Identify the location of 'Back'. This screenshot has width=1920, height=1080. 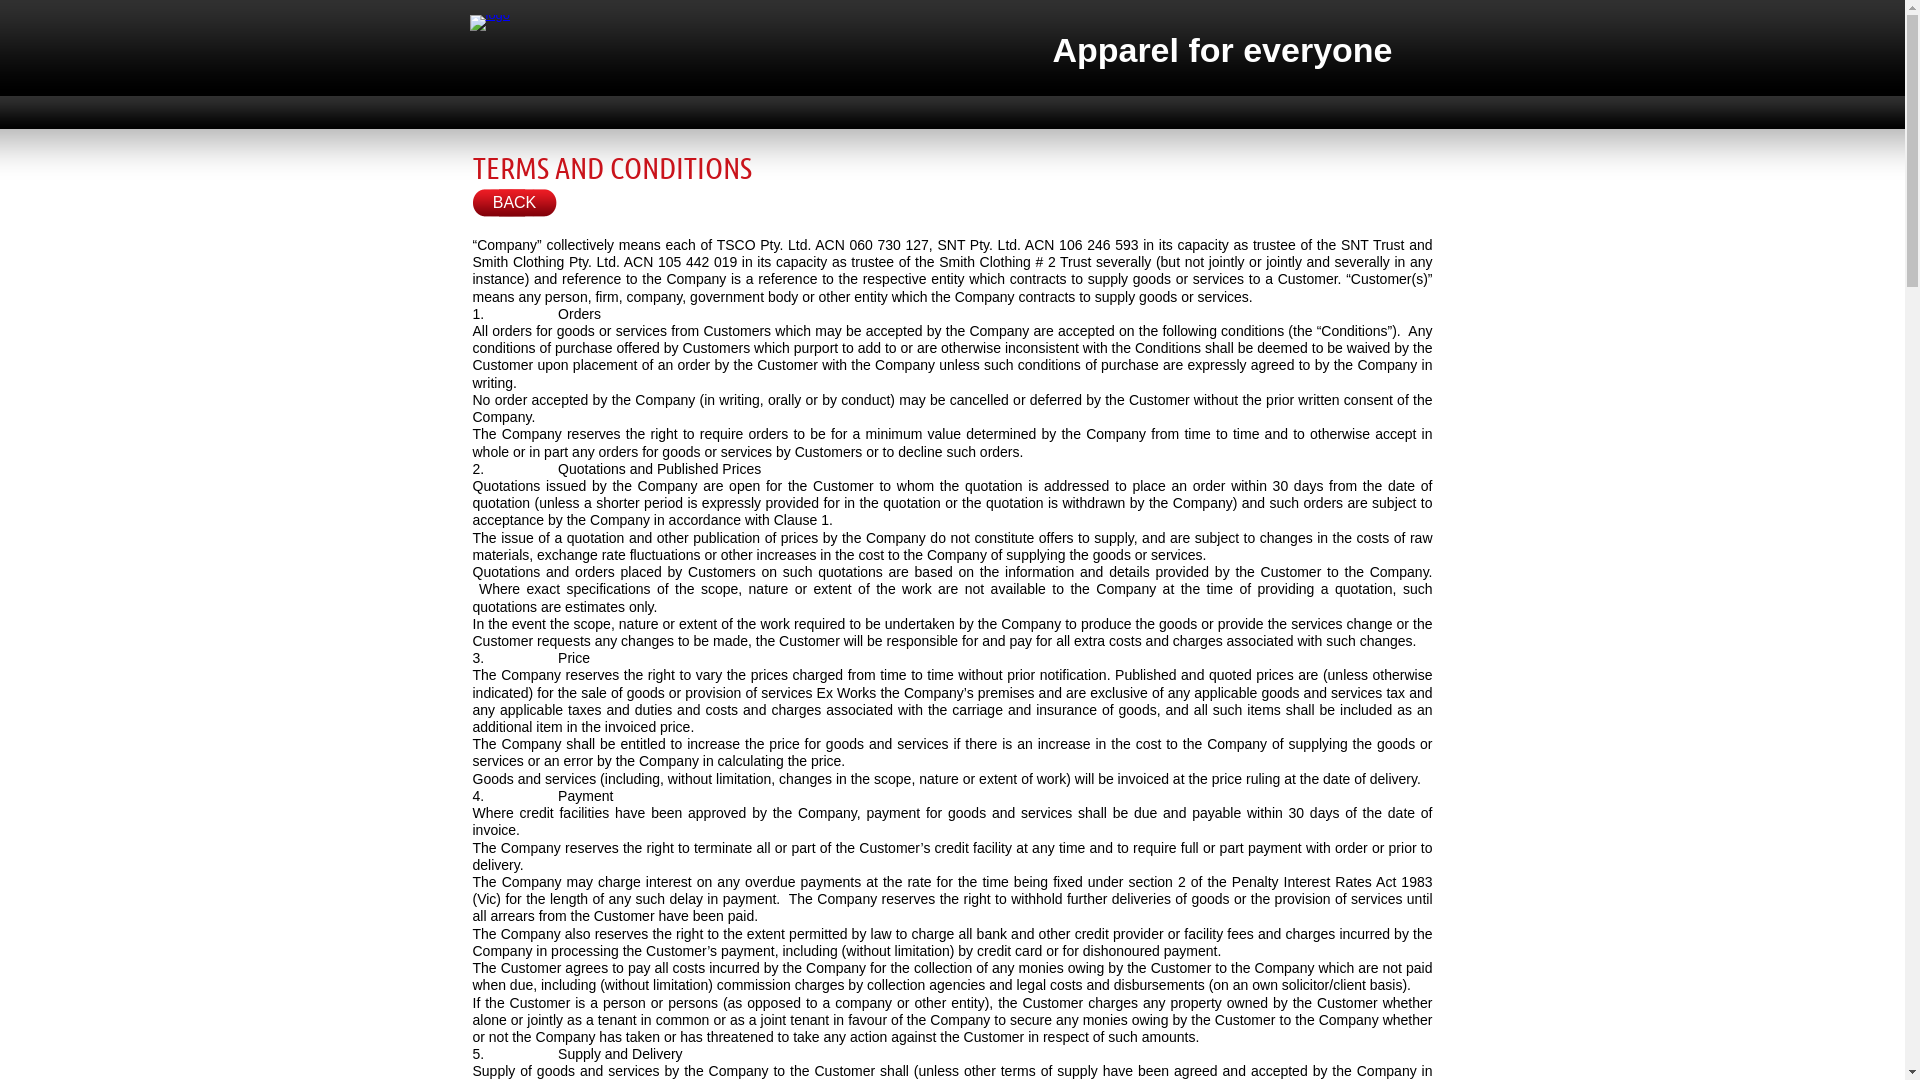
(513, 203).